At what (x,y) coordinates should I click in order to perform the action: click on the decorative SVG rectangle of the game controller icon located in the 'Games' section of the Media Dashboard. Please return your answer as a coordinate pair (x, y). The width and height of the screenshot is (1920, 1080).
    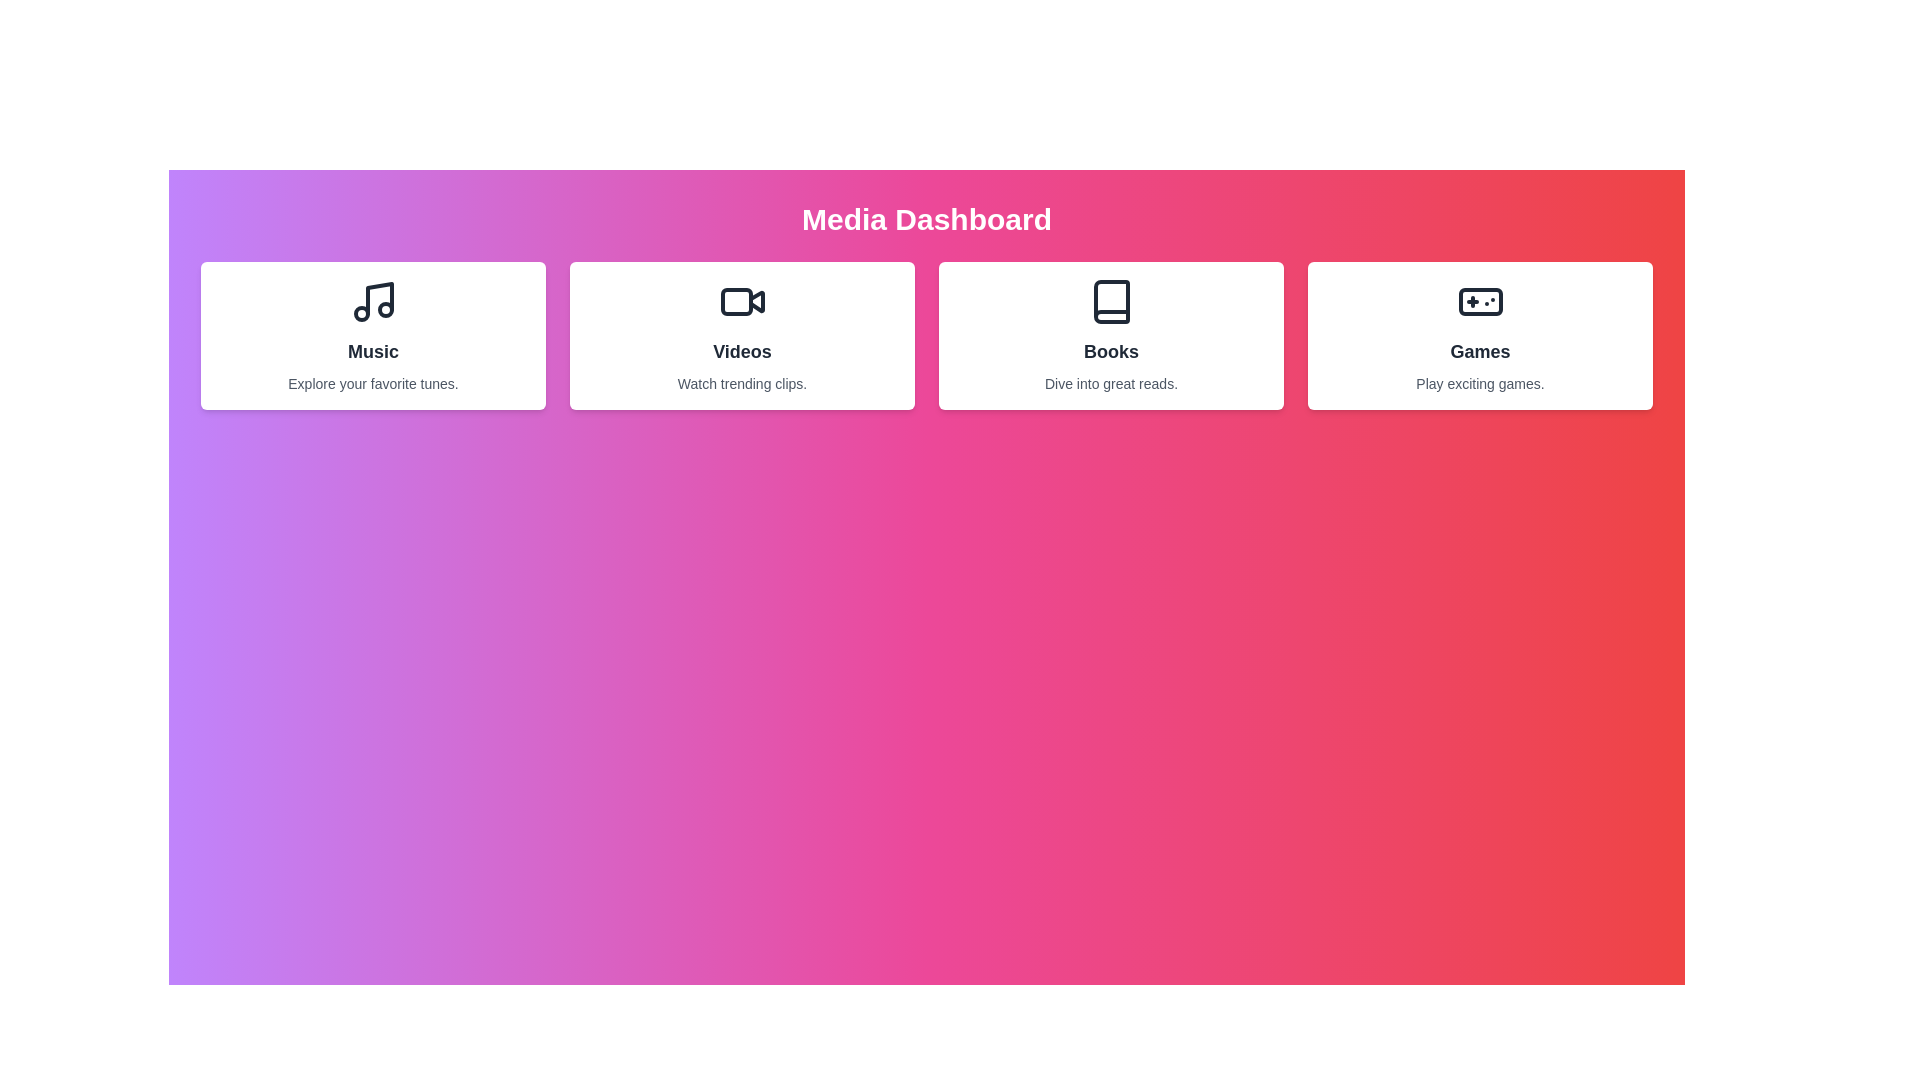
    Looking at the image, I should click on (1480, 301).